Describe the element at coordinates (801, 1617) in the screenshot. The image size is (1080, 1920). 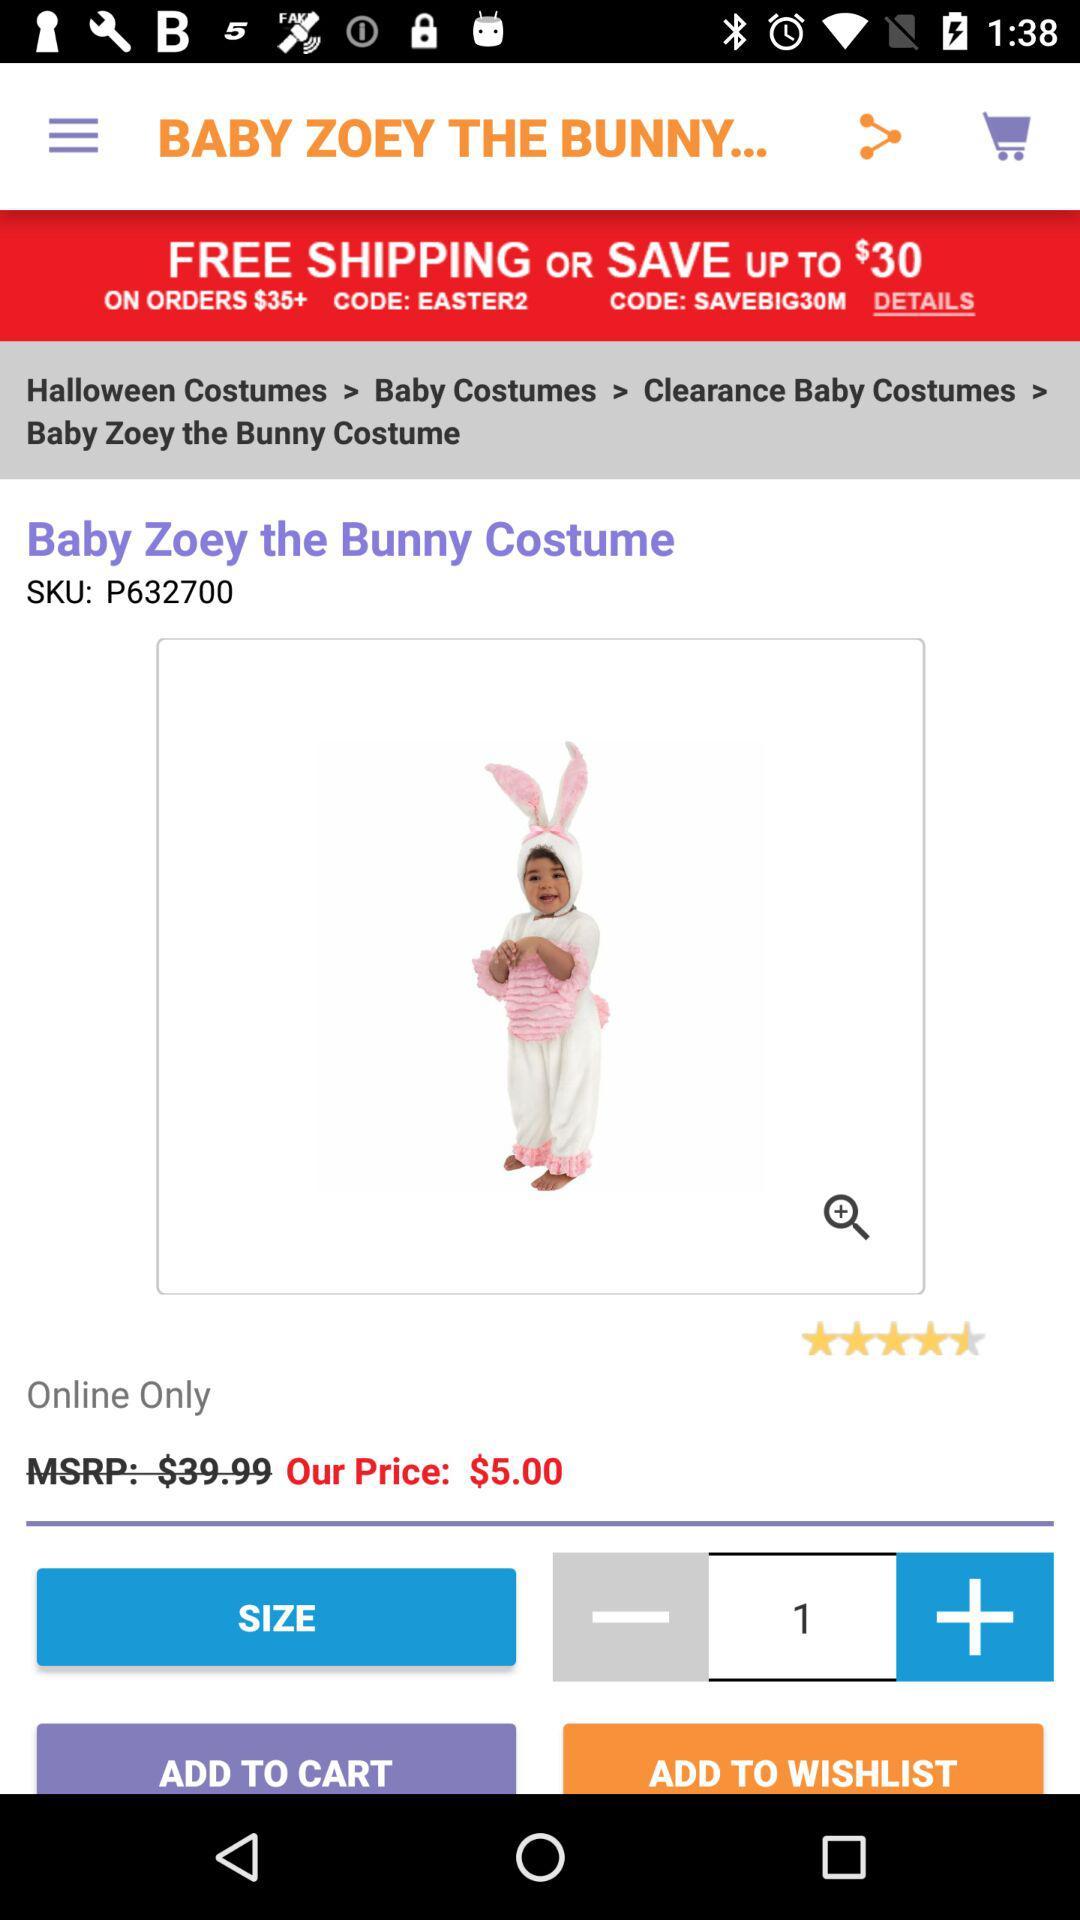
I see `the text between  and` at that location.